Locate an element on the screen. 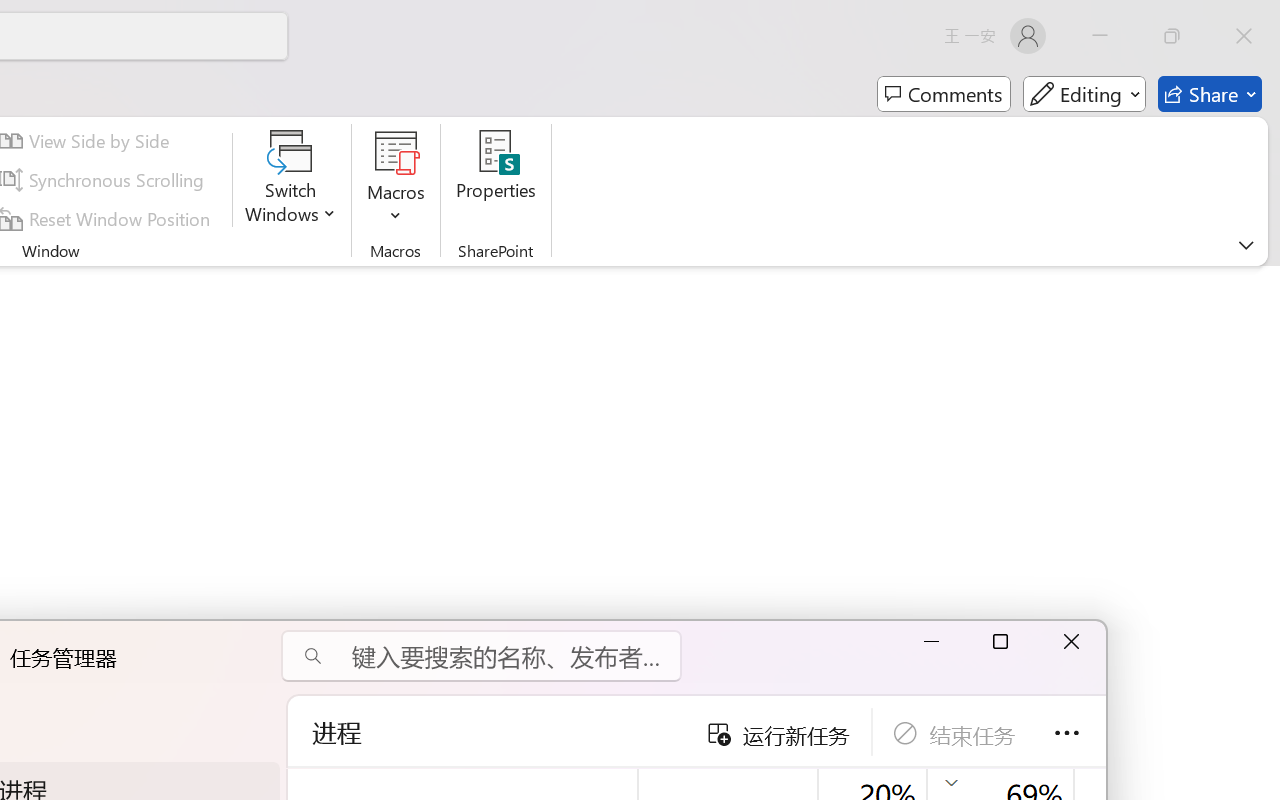 The image size is (1280, 800). 'Comments' is located at coordinates (943, 94).